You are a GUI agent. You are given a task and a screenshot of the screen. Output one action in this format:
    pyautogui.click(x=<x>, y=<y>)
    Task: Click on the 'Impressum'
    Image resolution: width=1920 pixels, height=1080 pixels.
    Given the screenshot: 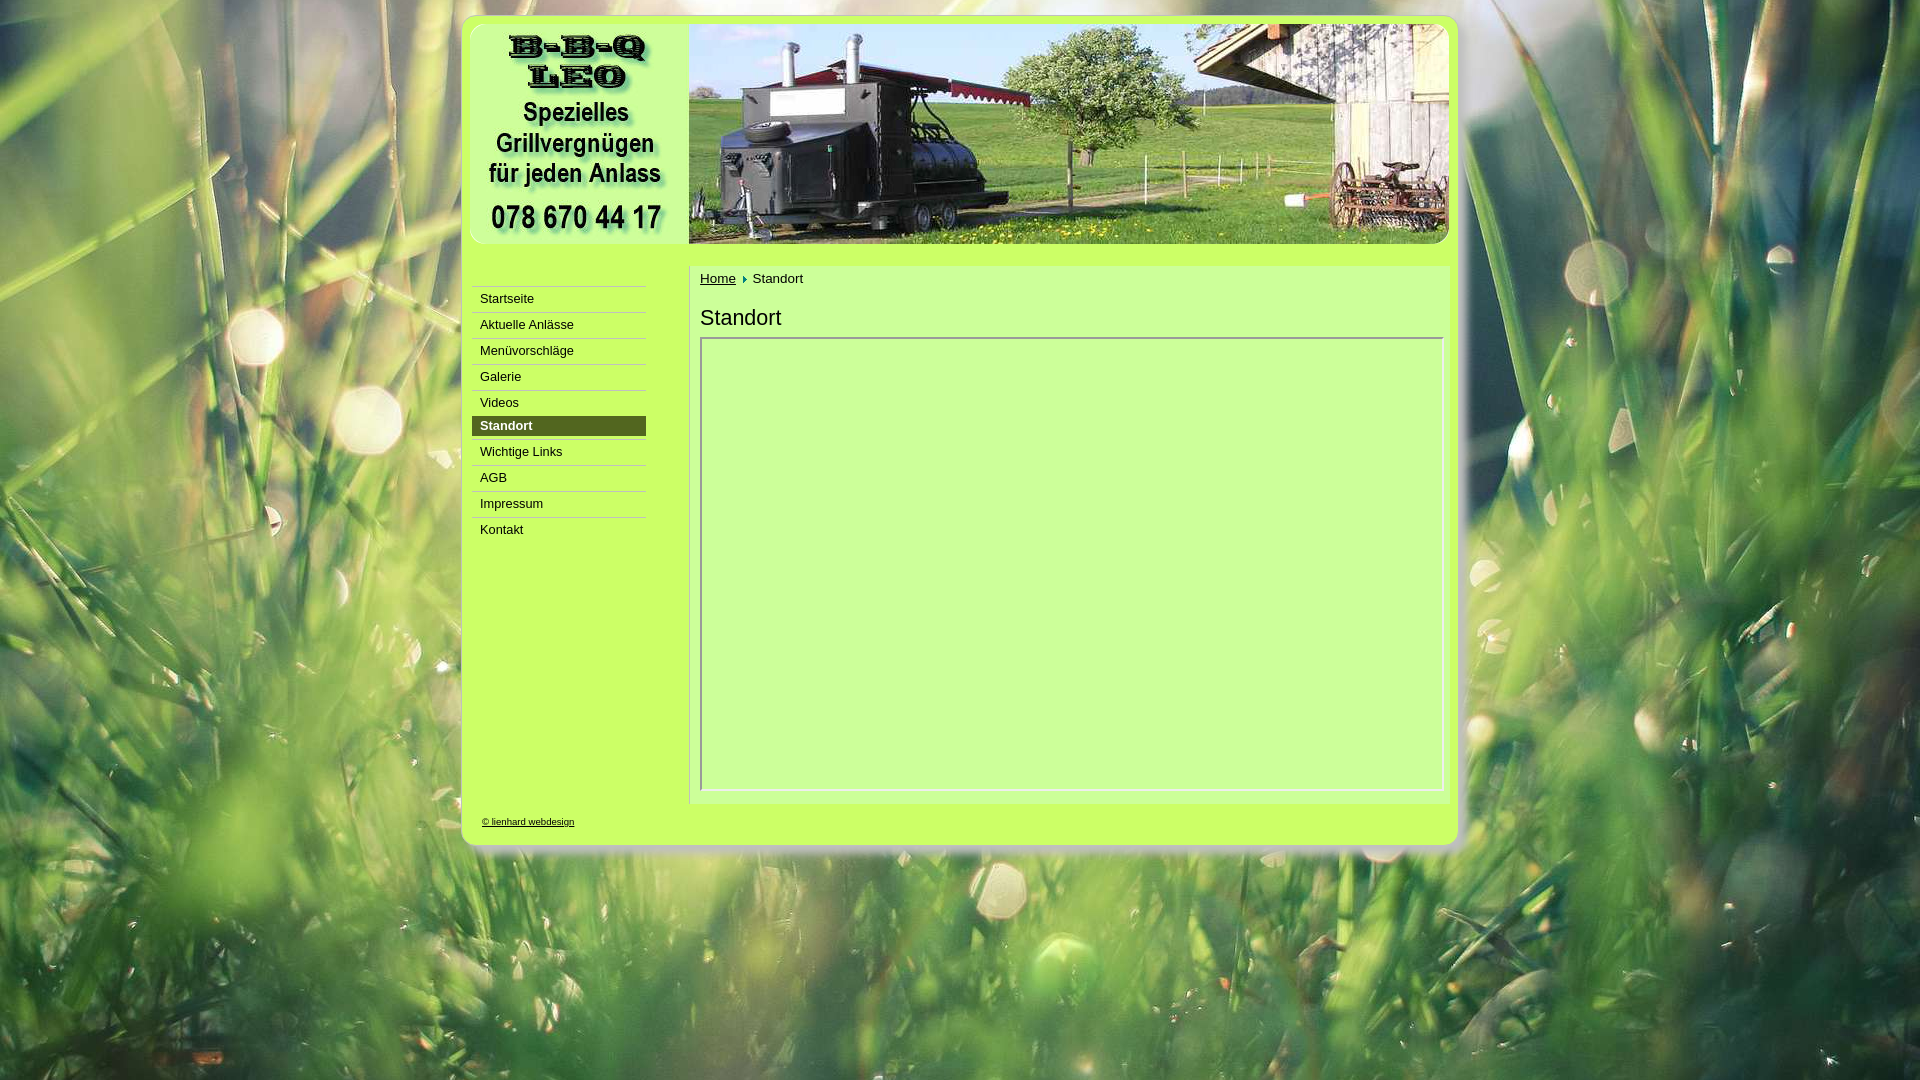 What is the action you would take?
    pyautogui.click(x=470, y=501)
    